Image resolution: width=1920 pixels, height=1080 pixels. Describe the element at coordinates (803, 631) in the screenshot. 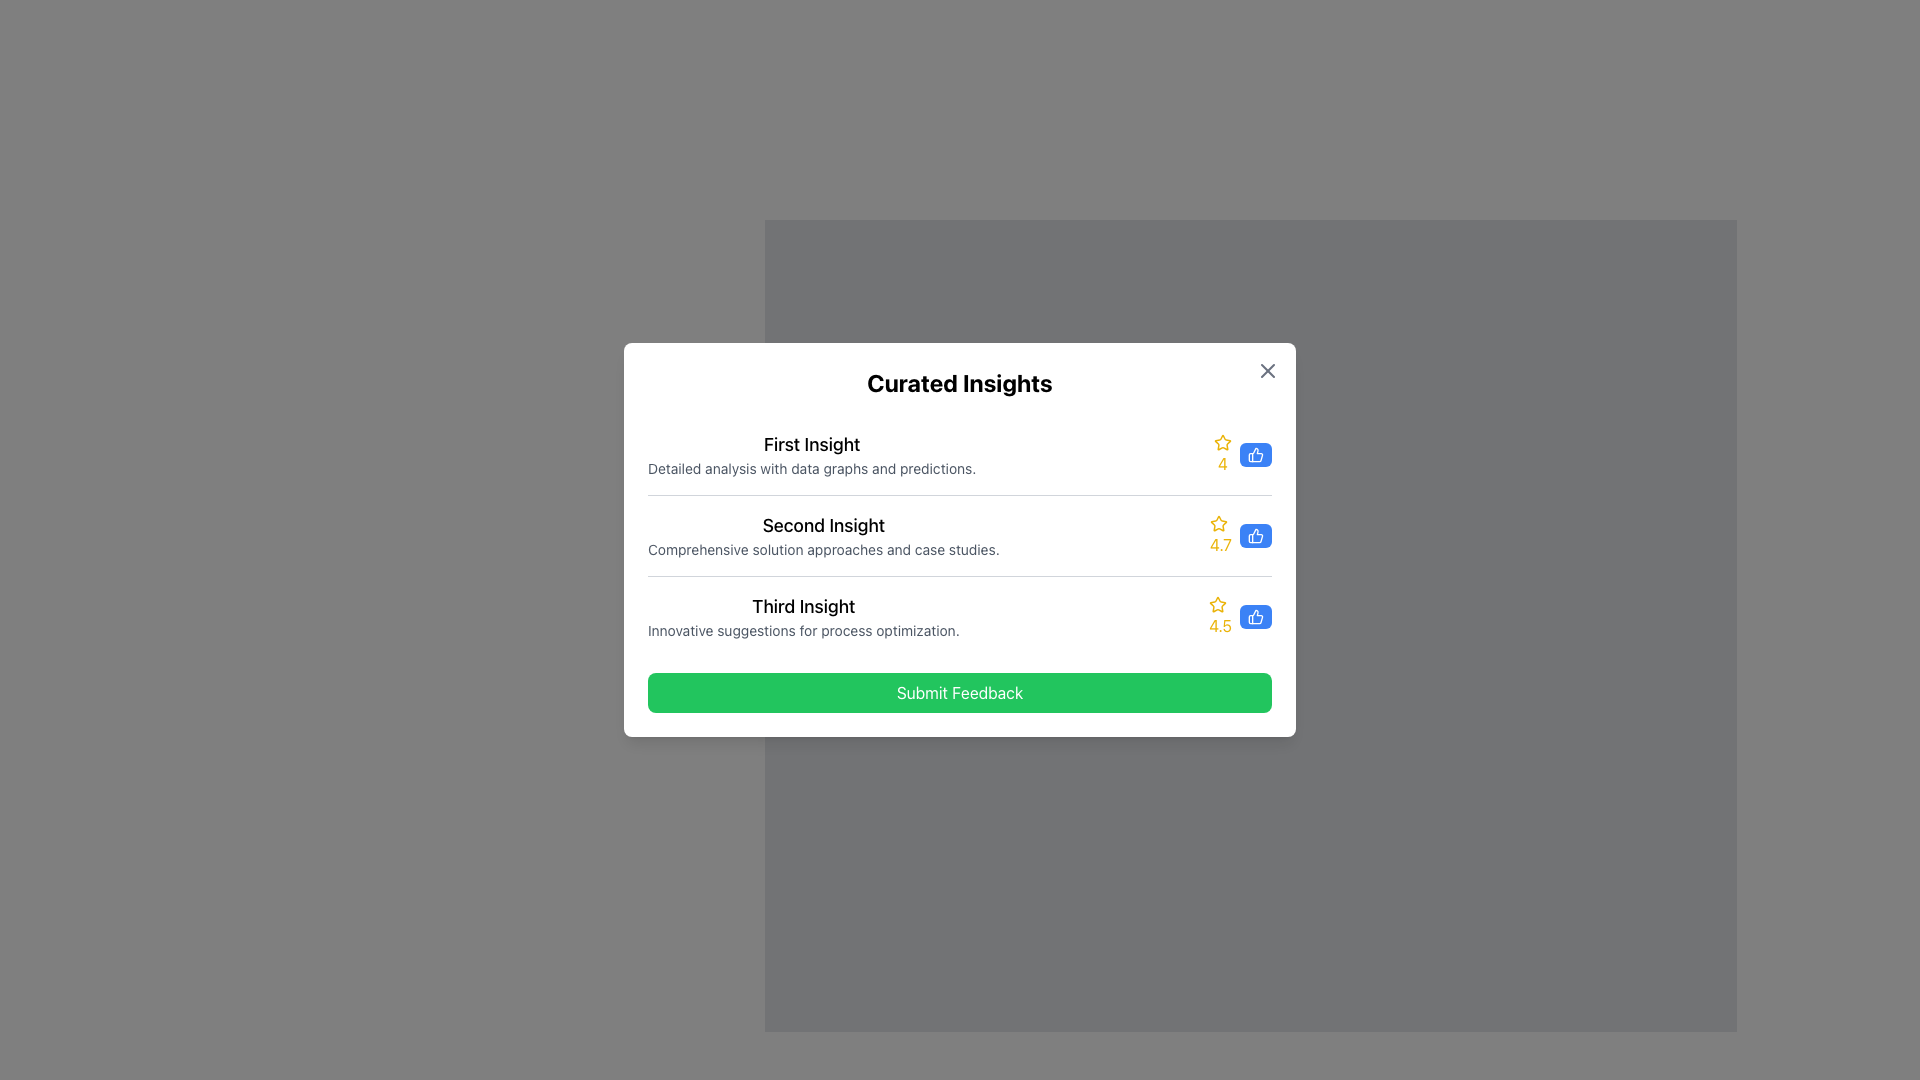

I see `the text element reading 'Innovative suggestions for process optimization.' which is styled in gray and located below the heading 'Third Insight'` at that location.